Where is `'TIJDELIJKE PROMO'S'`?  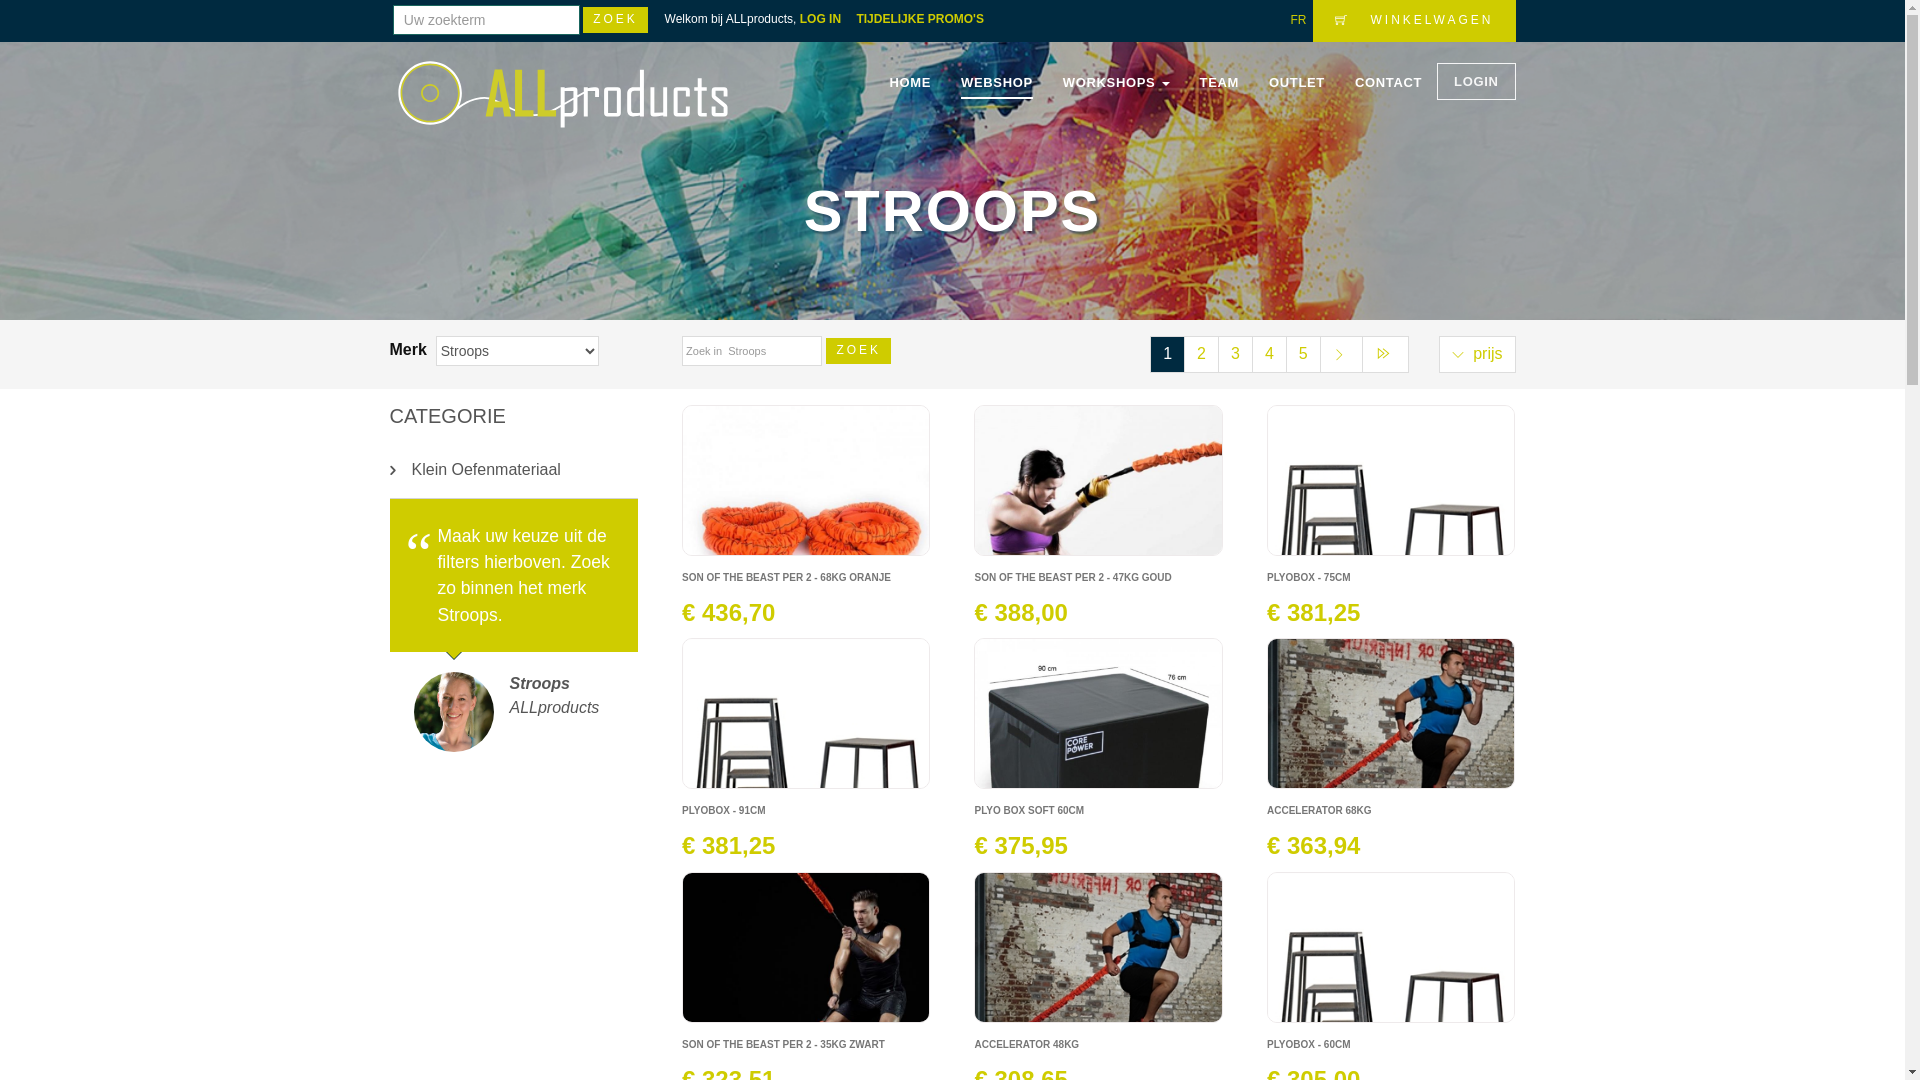
'TIJDELIJKE PROMO'S' is located at coordinates (925, 19).